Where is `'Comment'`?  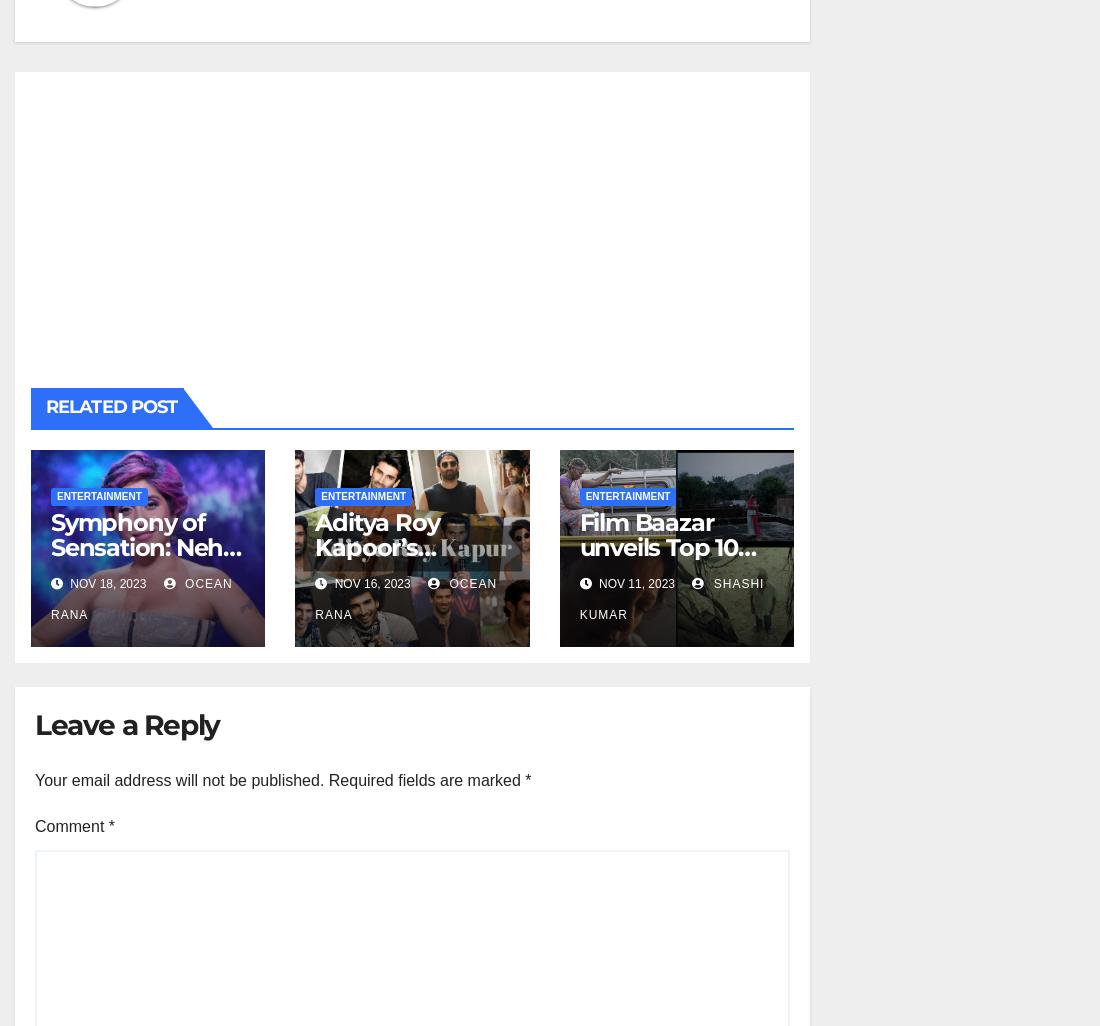 'Comment' is located at coordinates (71, 825).